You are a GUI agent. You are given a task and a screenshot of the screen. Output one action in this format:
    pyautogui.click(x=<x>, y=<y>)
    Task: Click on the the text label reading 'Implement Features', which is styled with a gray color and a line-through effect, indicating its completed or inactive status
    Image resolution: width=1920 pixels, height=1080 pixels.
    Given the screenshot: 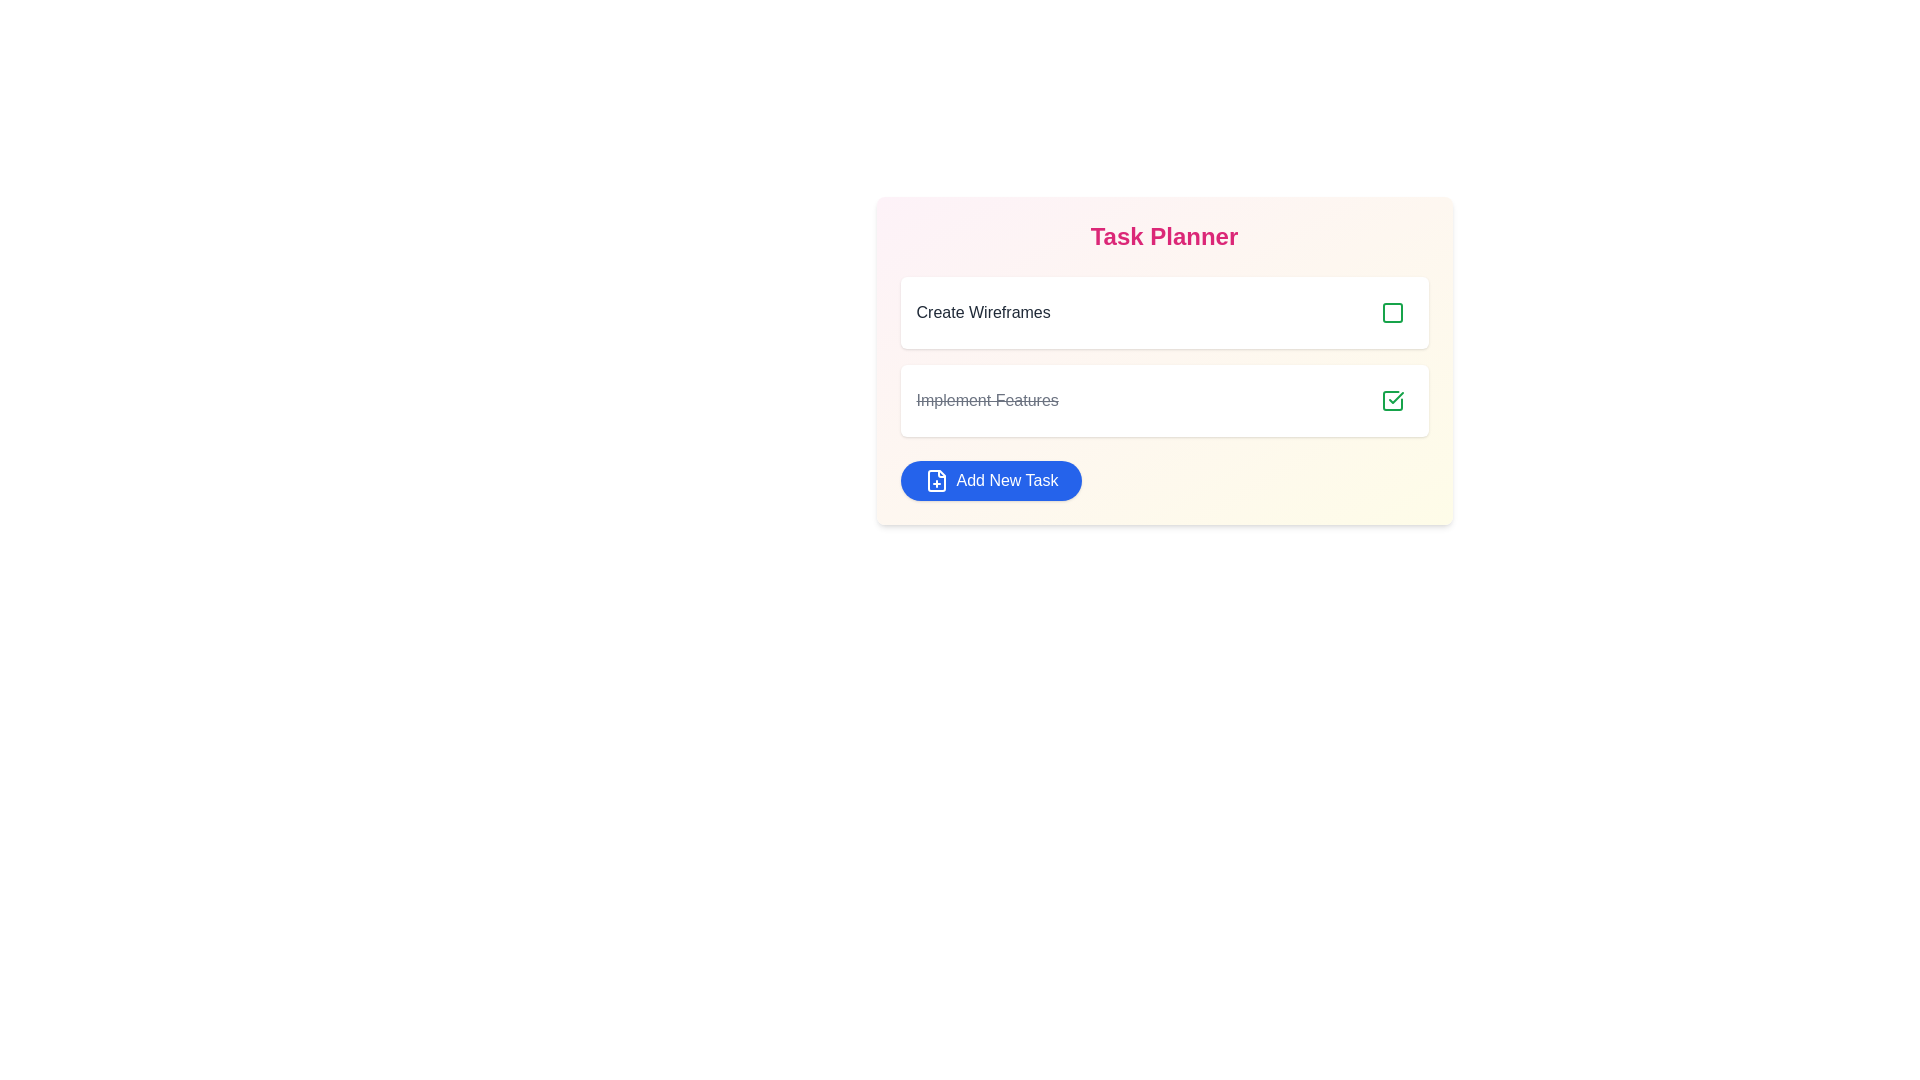 What is the action you would take?
    pyautogui.click(x=987, y=401)
    